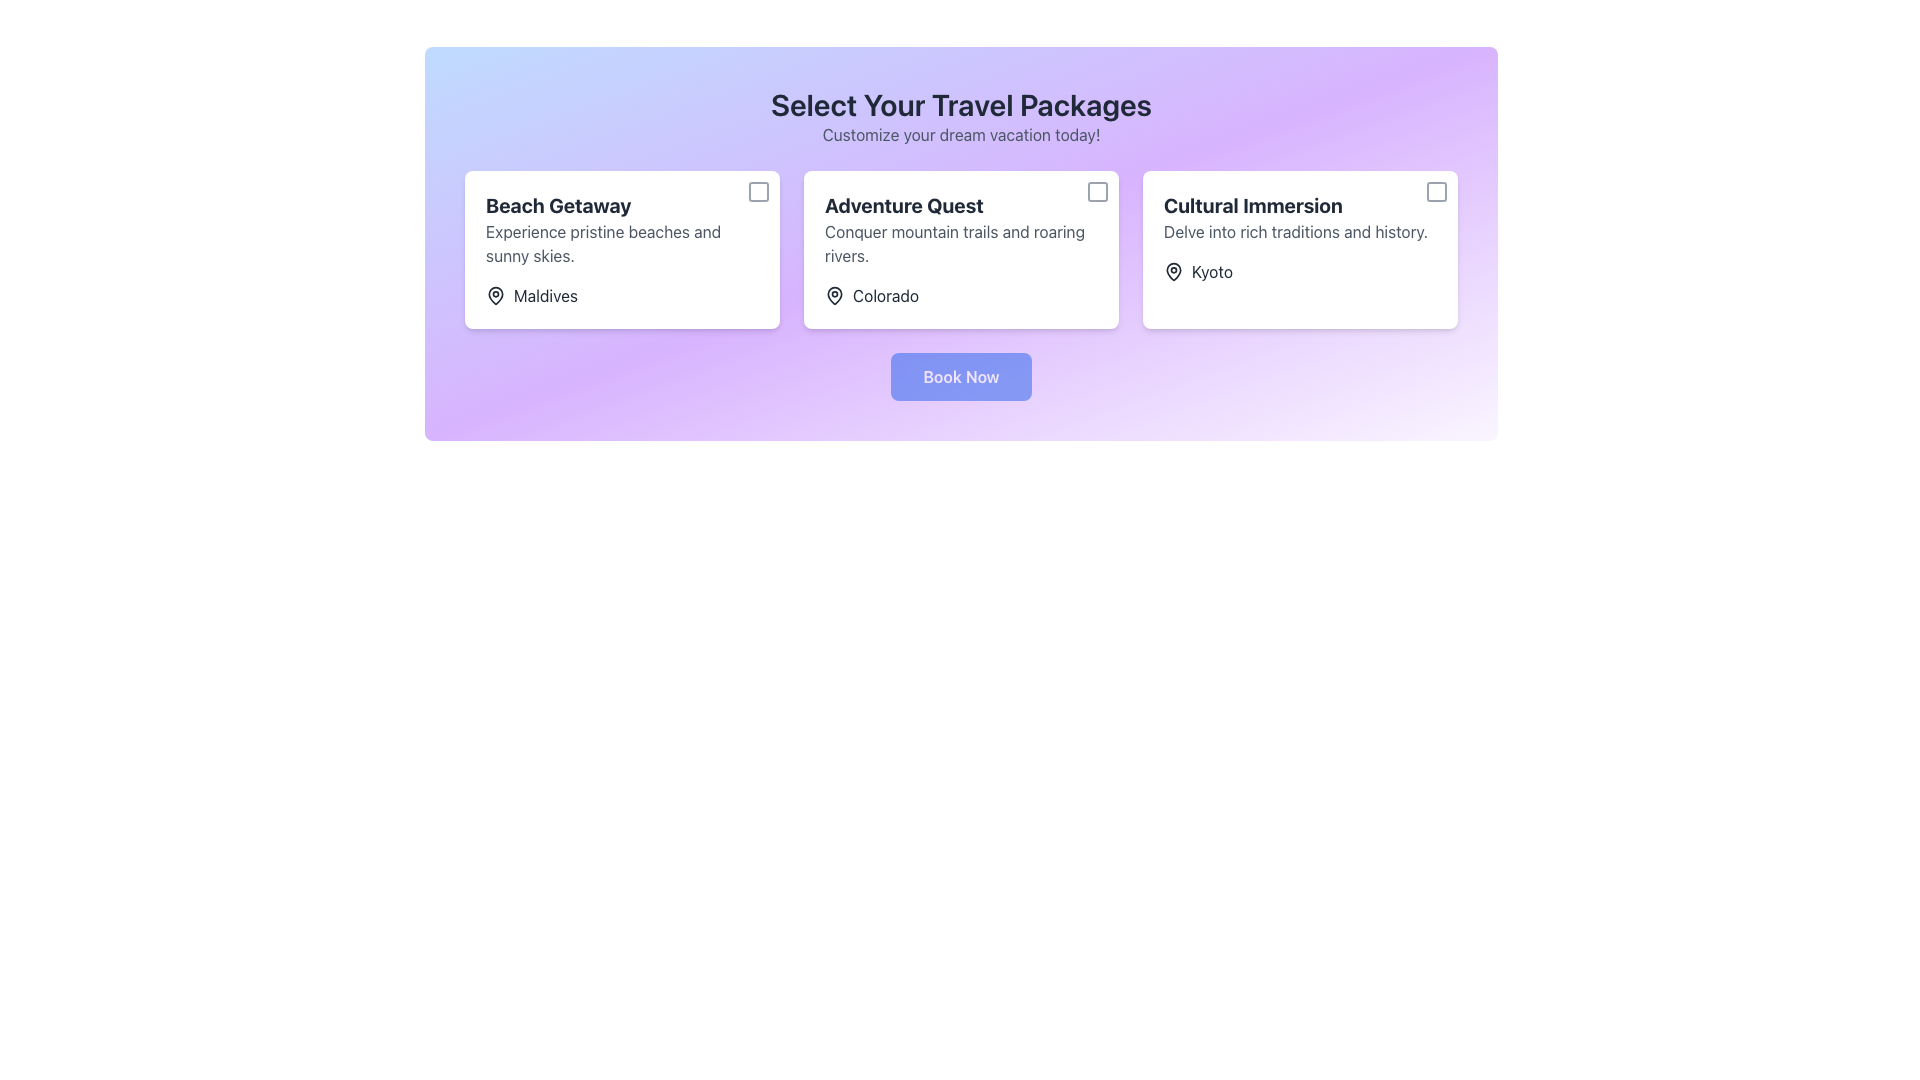 Image resolution: width=1920 pixels, height=1080 pixels. What do you see at coordinates (495, 296) in the screenshot?
I see `the pin icon located in the left-most section under the 'Beach Getaway' label, which symbolizes the destination 'Maldives'` at bounding box center [495, 296].